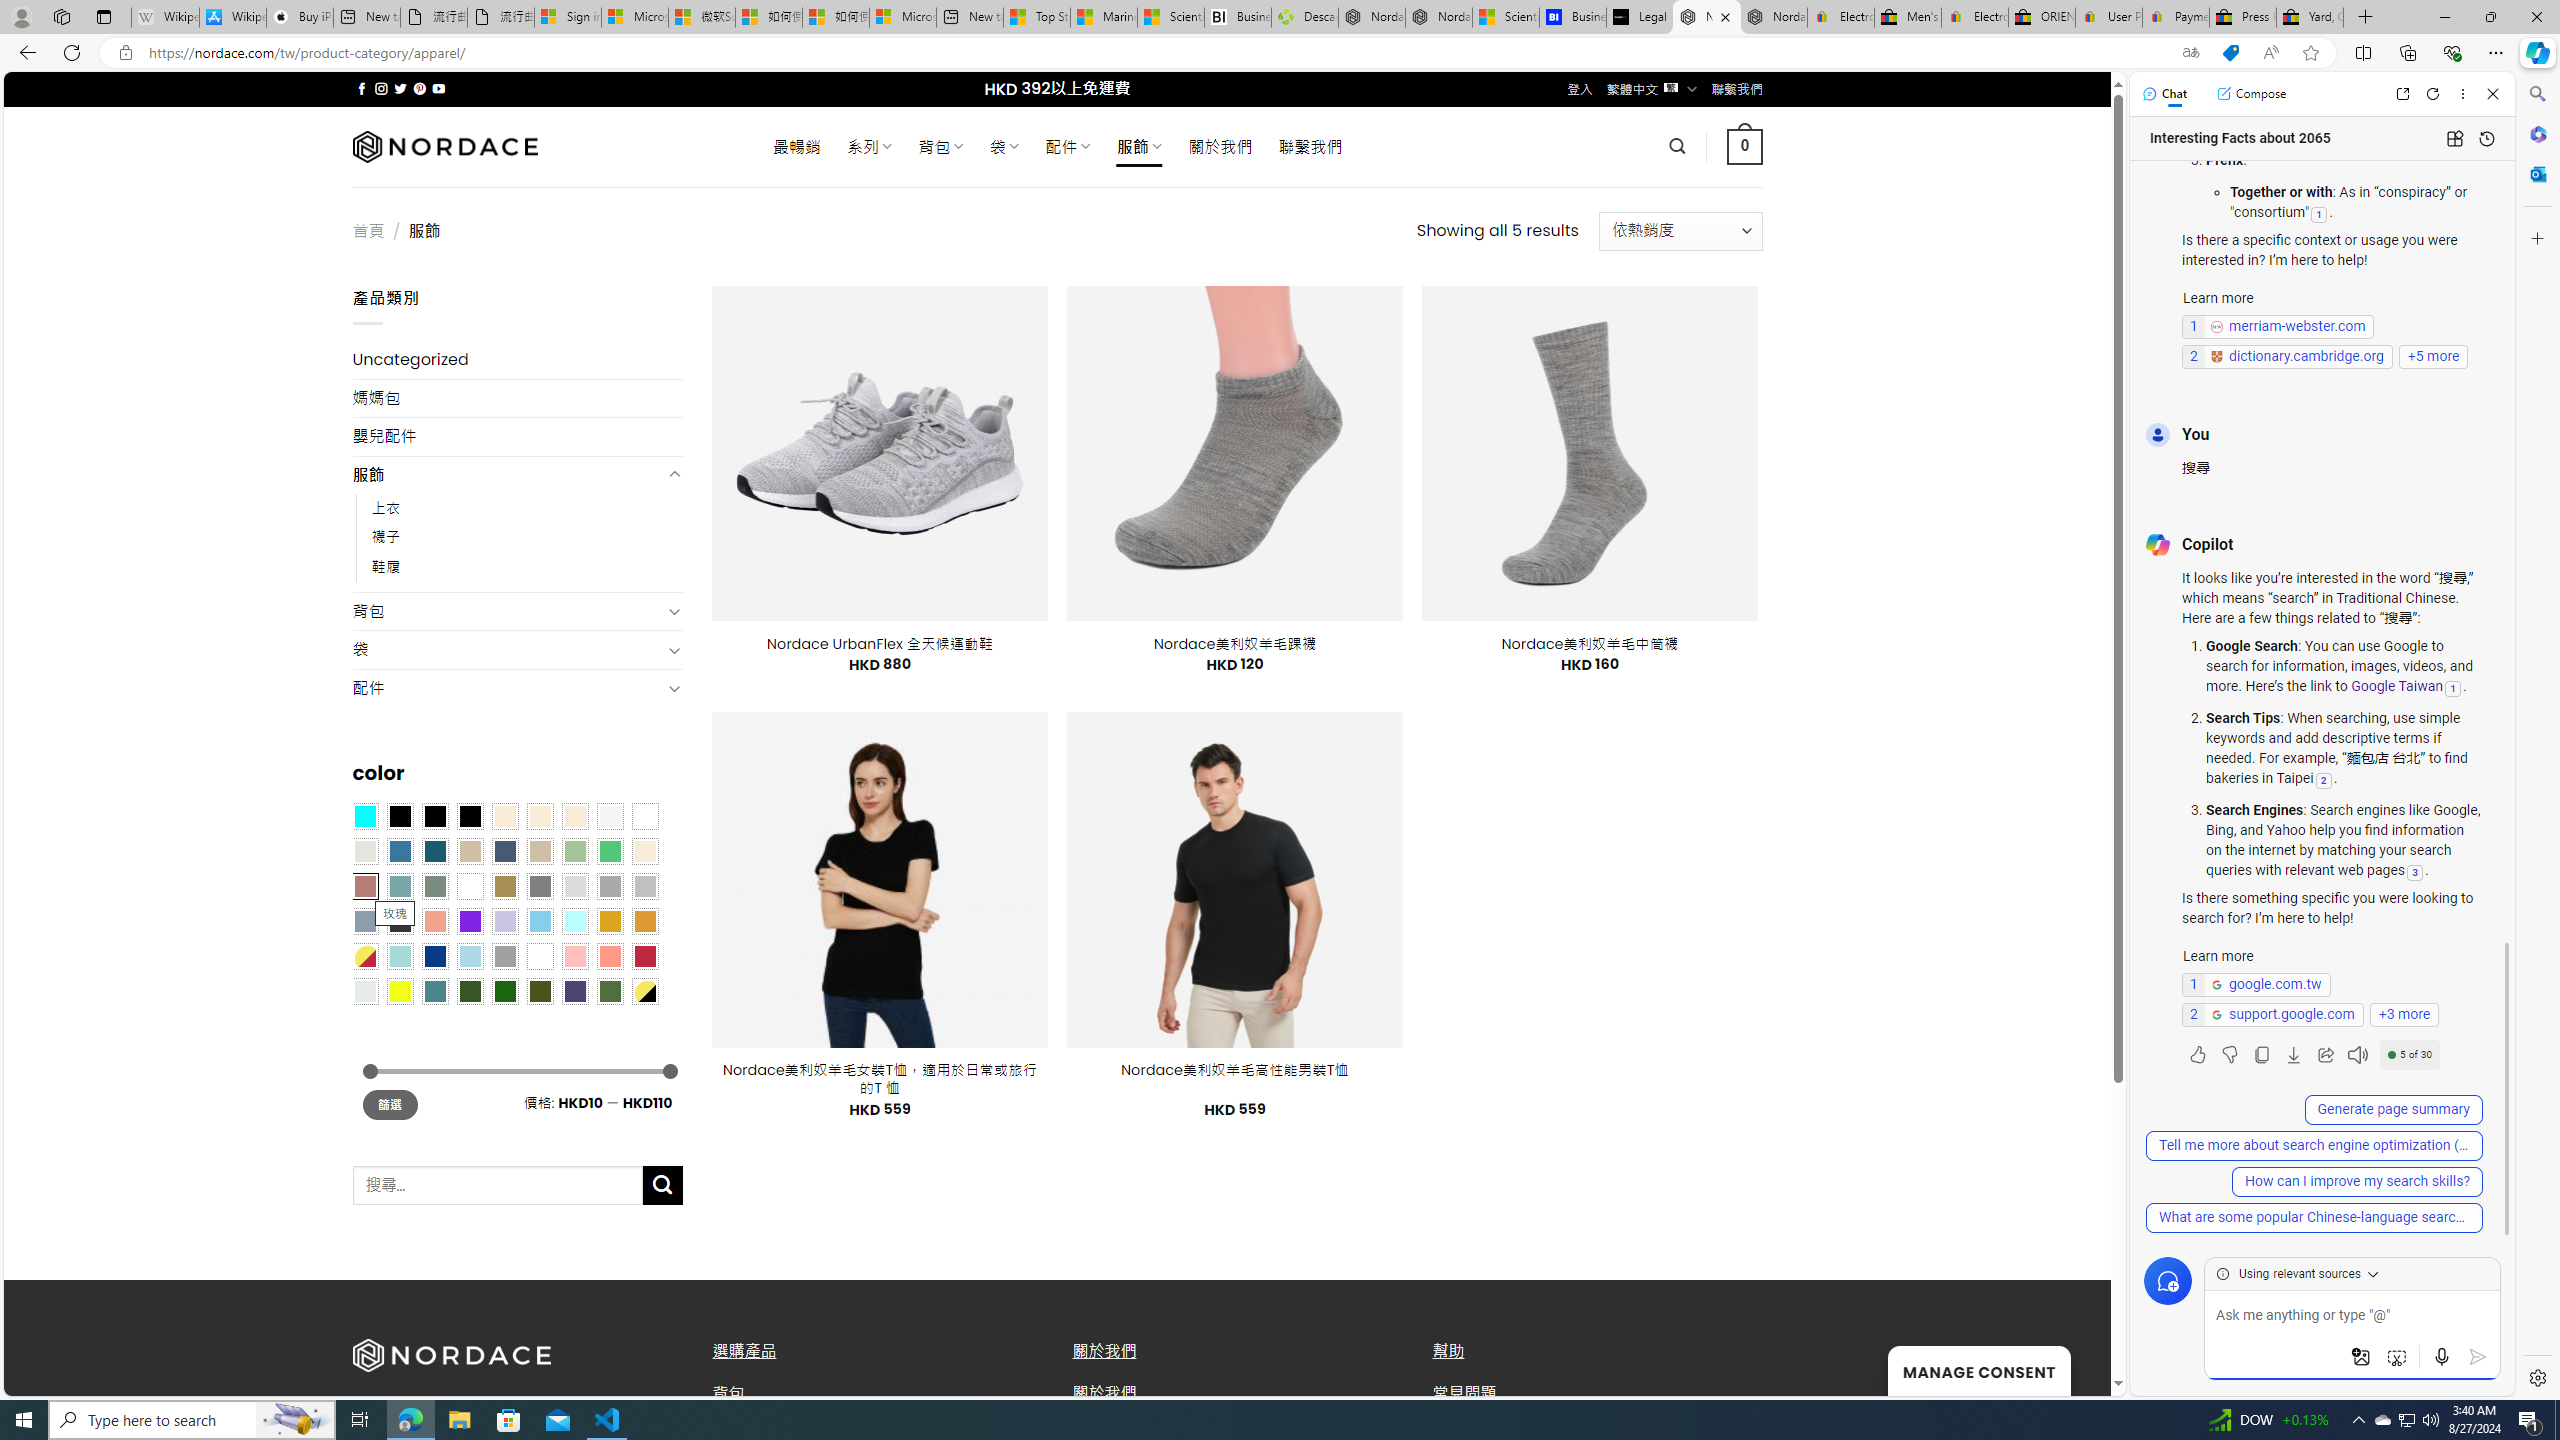 This screenshot has height=1440, width=2560. I want to click on ' 0 ', so click(1744, 145).